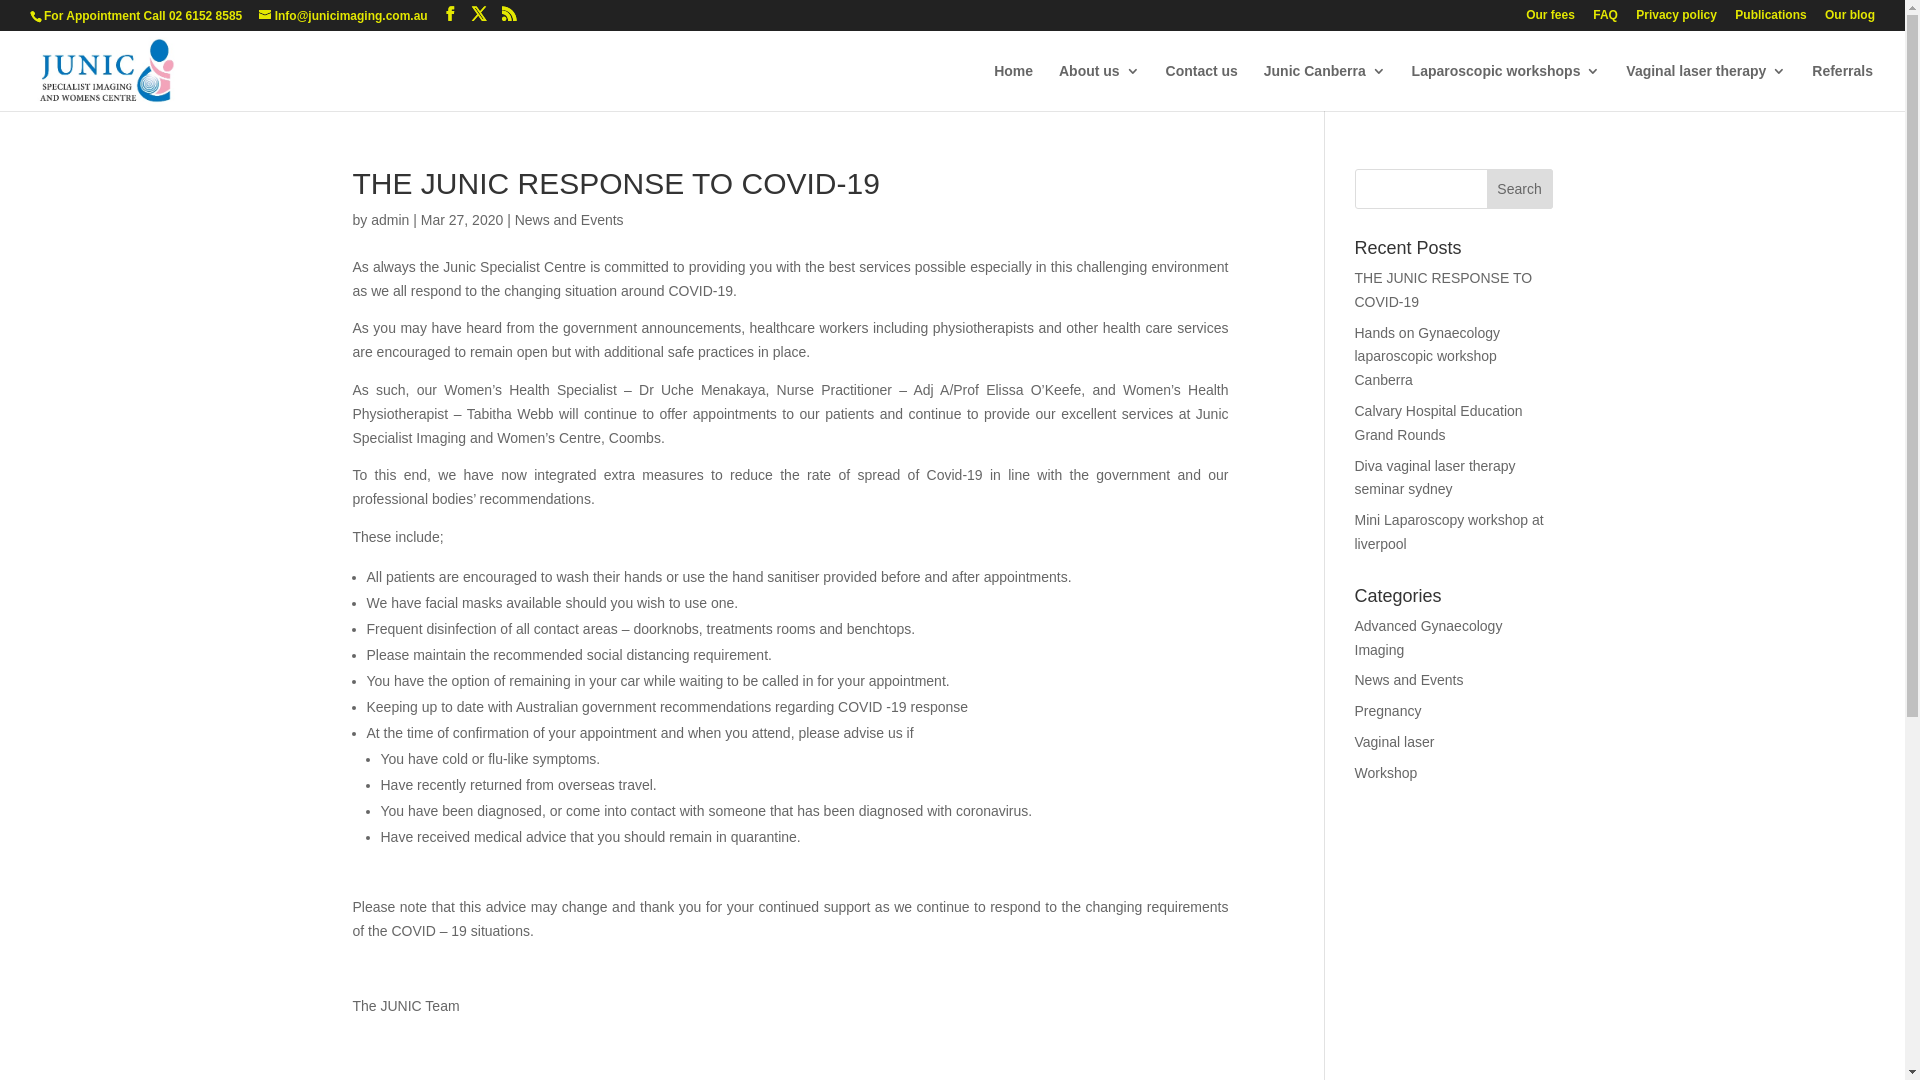  Describe the element at coordinates (1549, 19) in the screenshot. I see `'Our fees'` at that location.